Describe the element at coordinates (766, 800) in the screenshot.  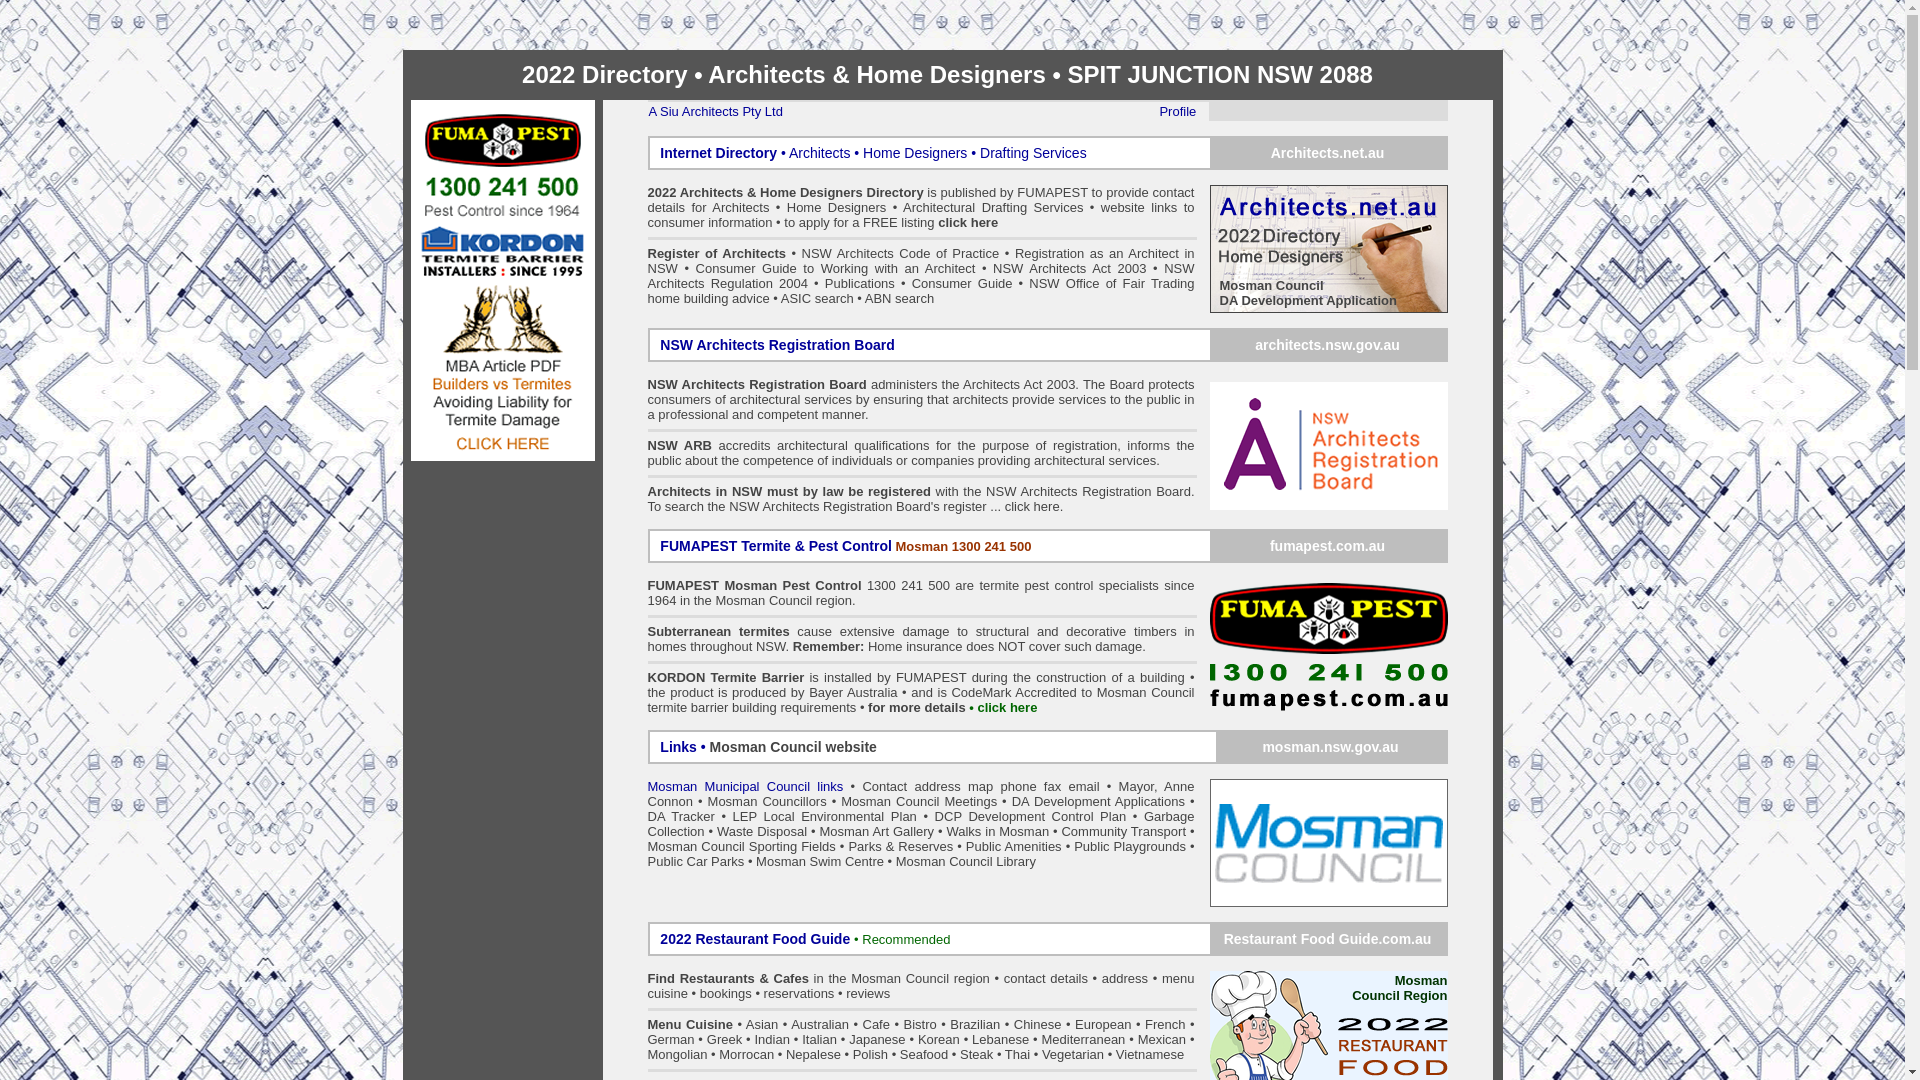
I see `'Mosman Councillors'` at that location.